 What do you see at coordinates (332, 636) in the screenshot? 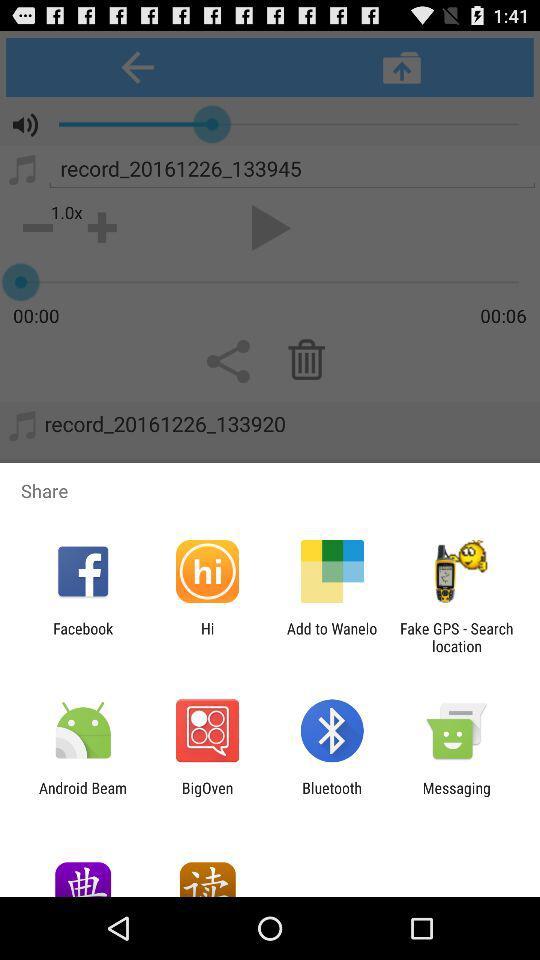
I see `the app next to the hi app` at bounding box center [332, 636].